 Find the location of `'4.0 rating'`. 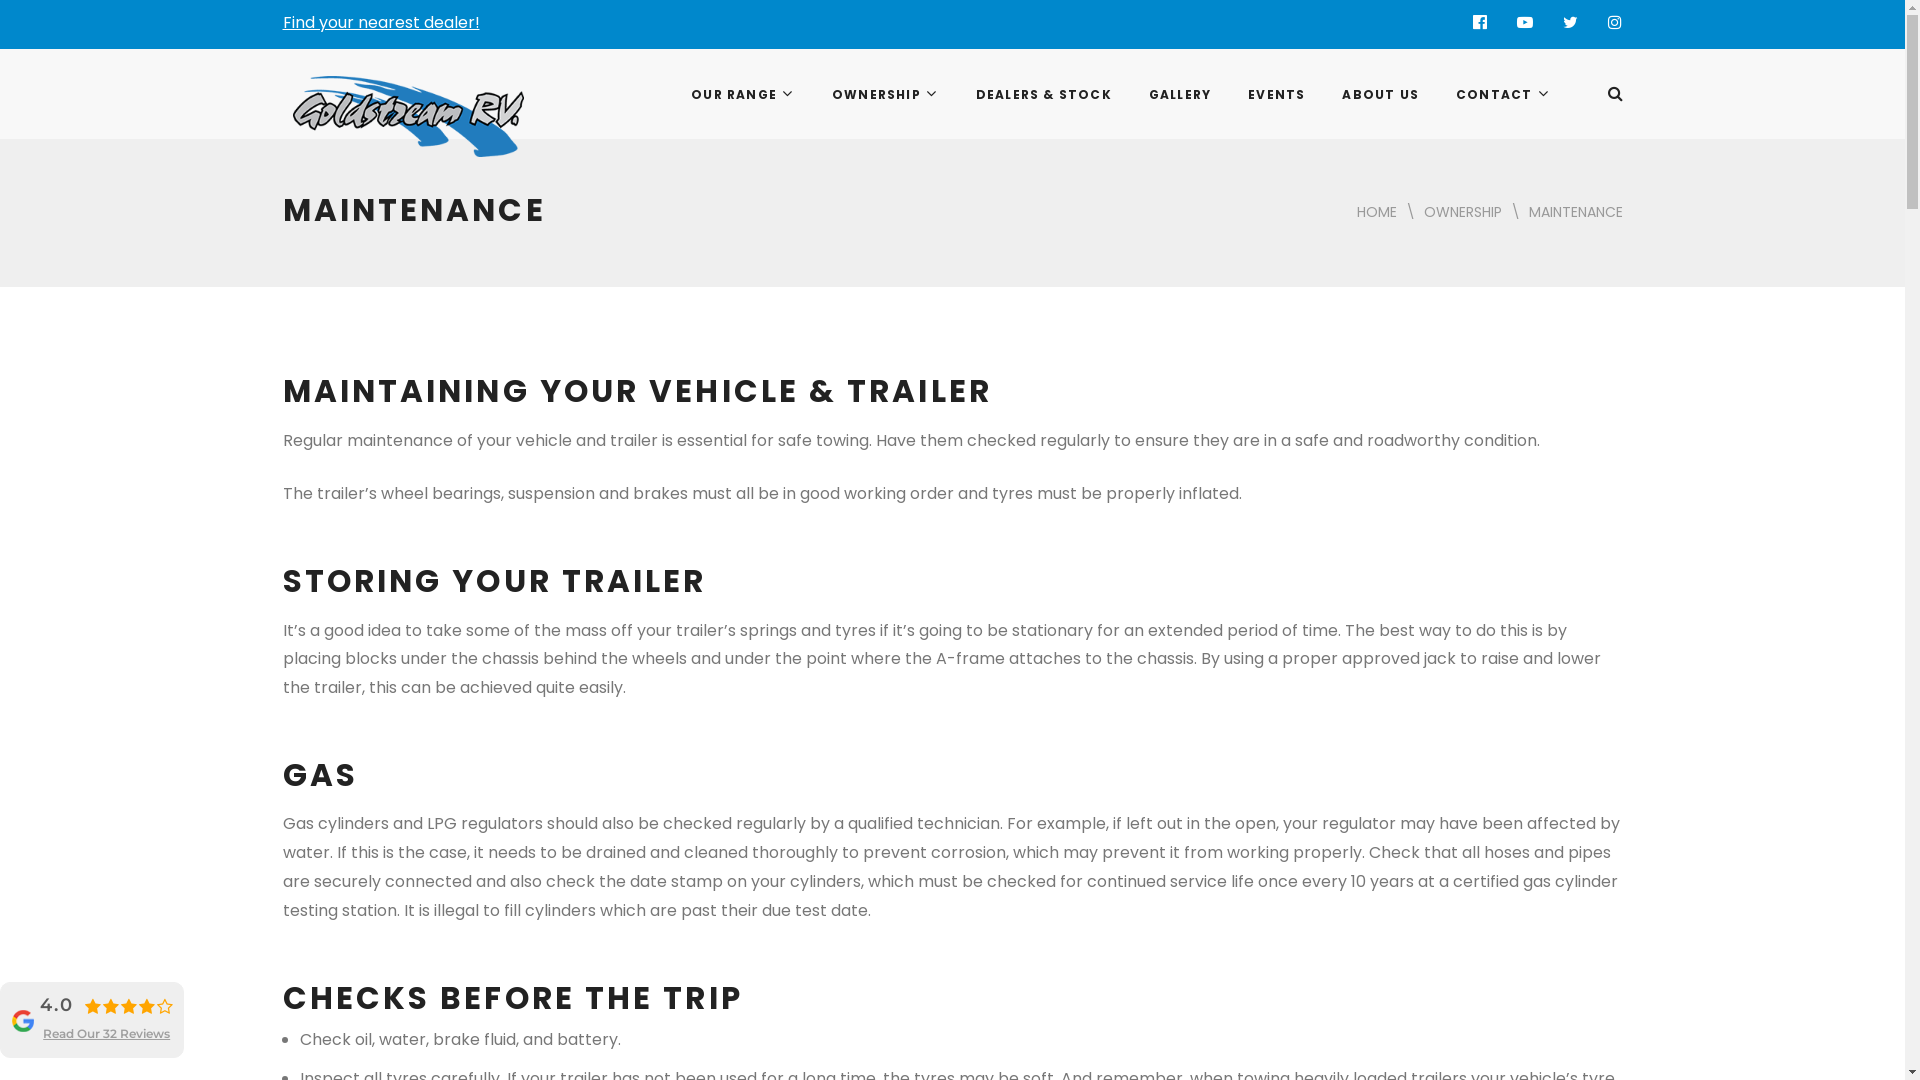

'4.0 rating' is located at coordinates (127, 1006).